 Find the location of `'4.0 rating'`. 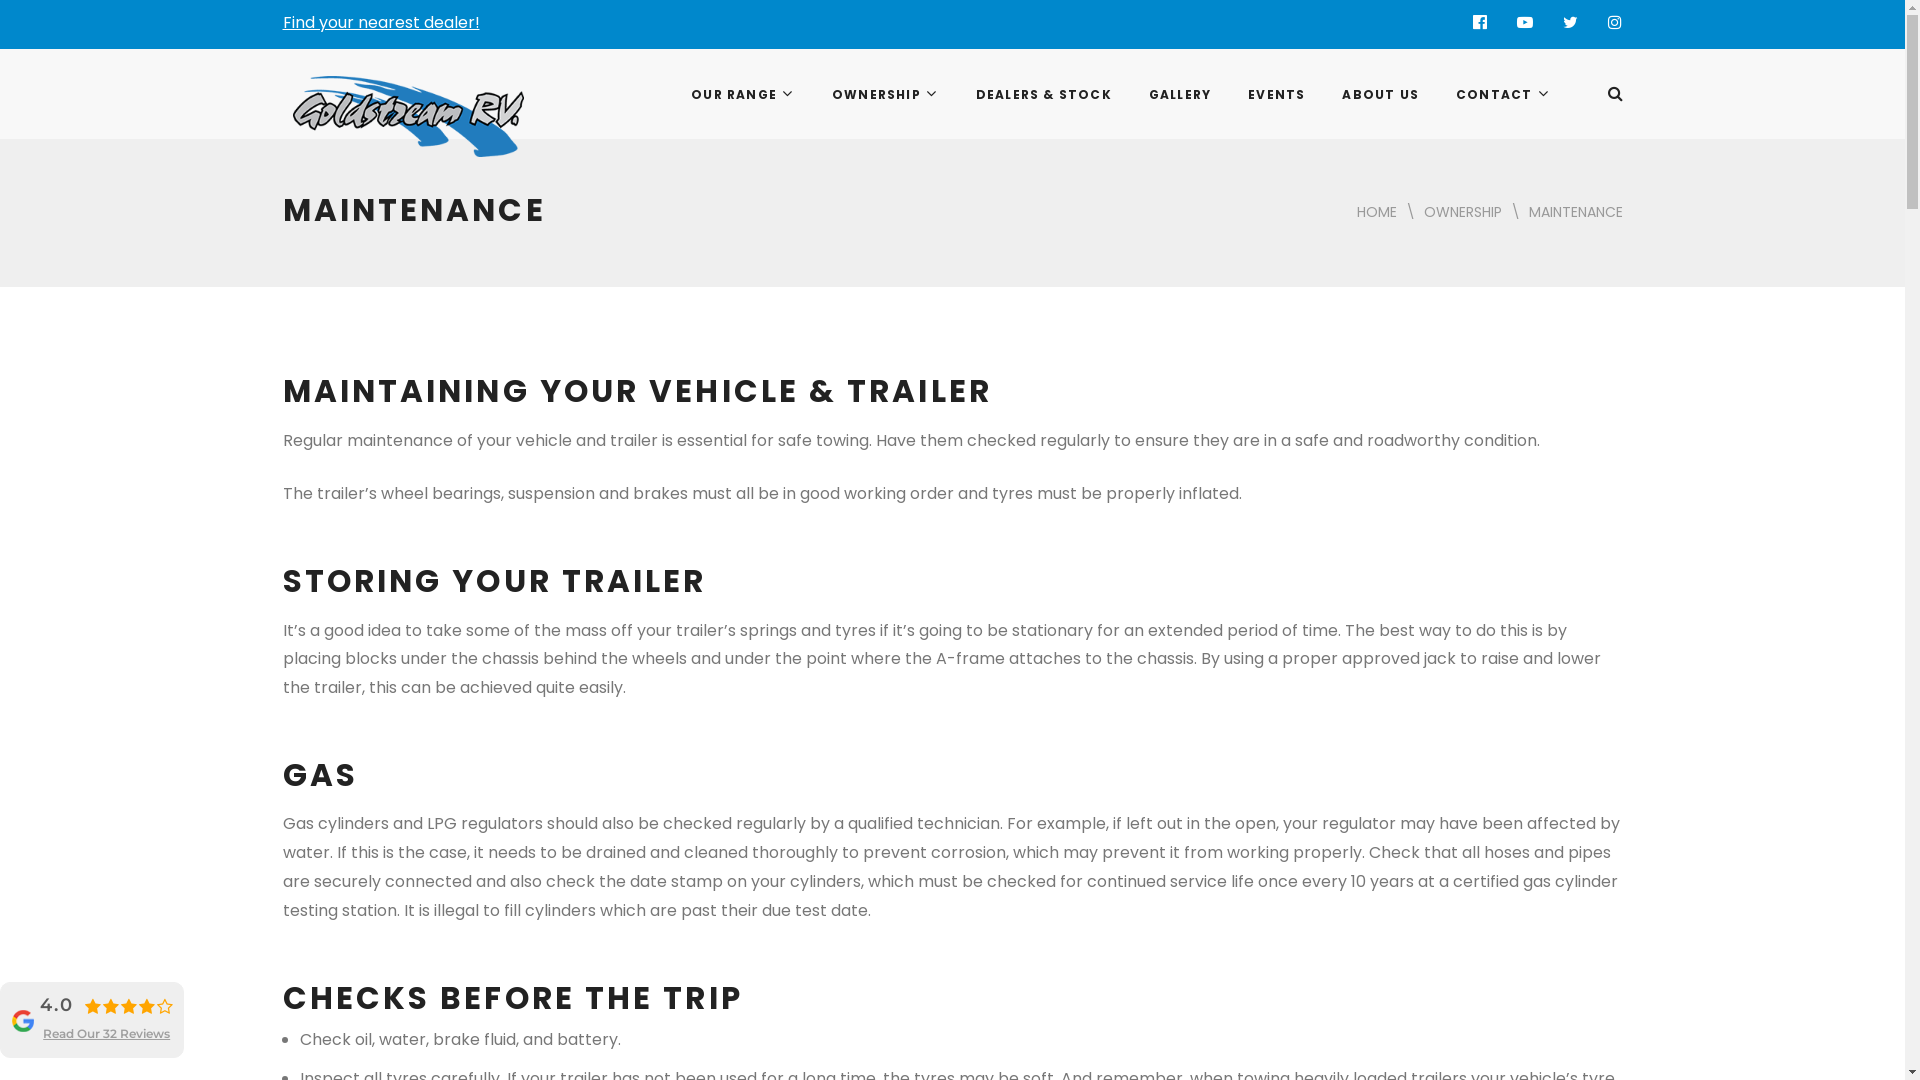

'4.0 rating' is located at coordinates (127, 1006).